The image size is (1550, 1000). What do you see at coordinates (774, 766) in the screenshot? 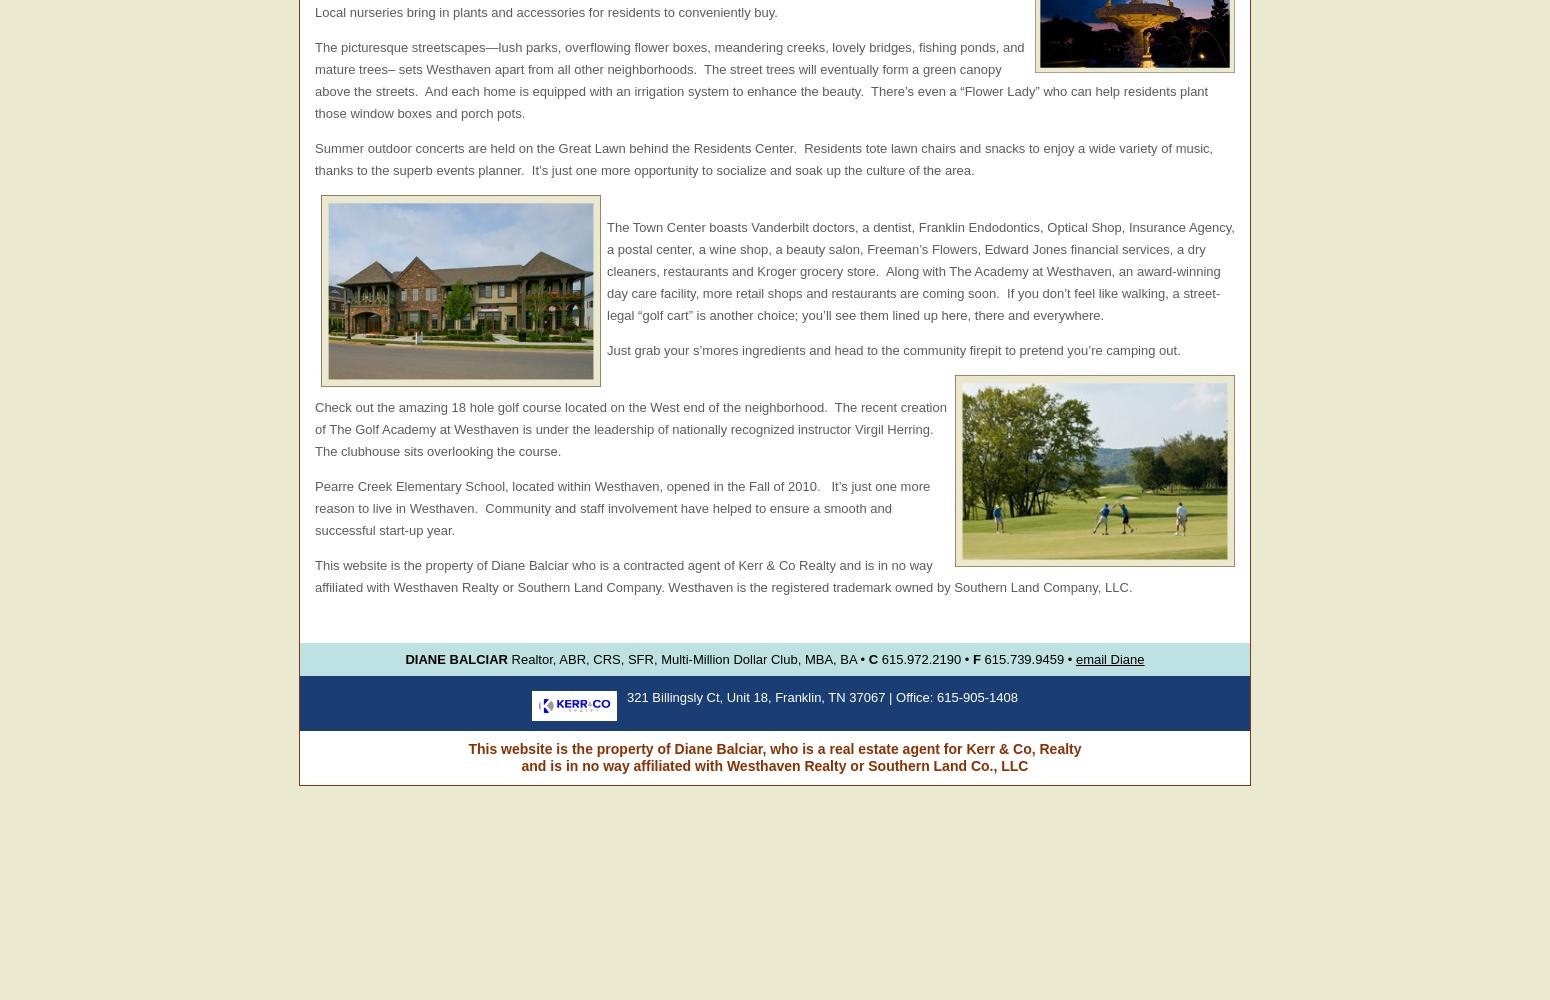
I see `'and is in no way affiliated with Westhaven Realty or Southern Land Co., LLC'` at bounding box center [774, 766].